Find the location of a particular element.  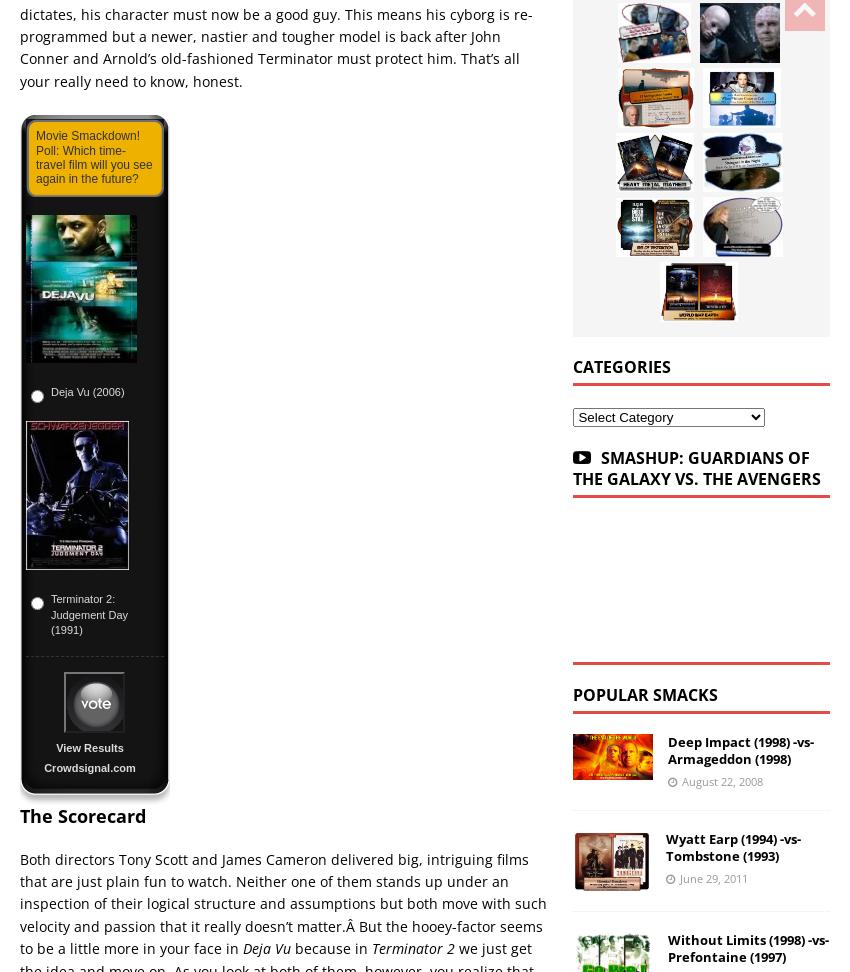

'Deja Vu (2006)' is located at coordinates (86, 391).